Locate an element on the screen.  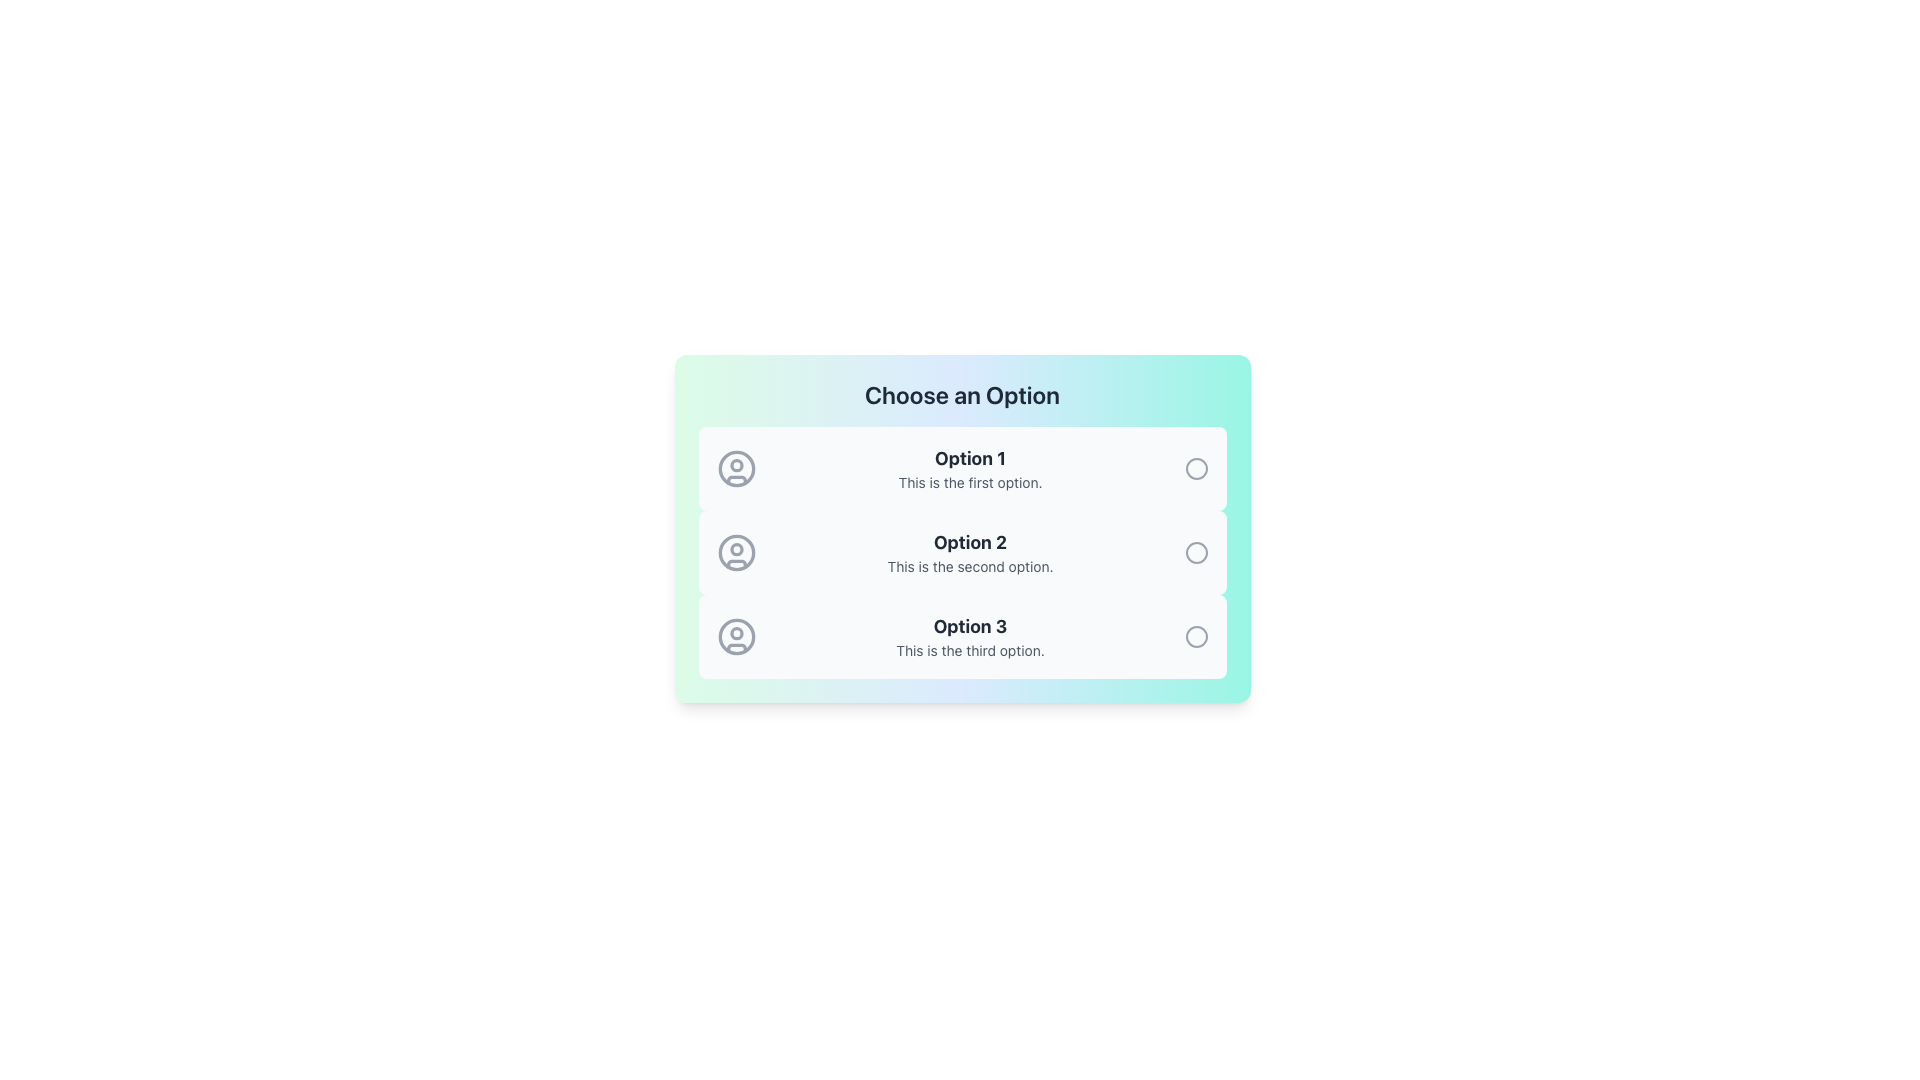
the circular graphical icon that represents the second item in a vertical list, located to the right of the 'Option 2' text is located at coordinates (1196, 552).